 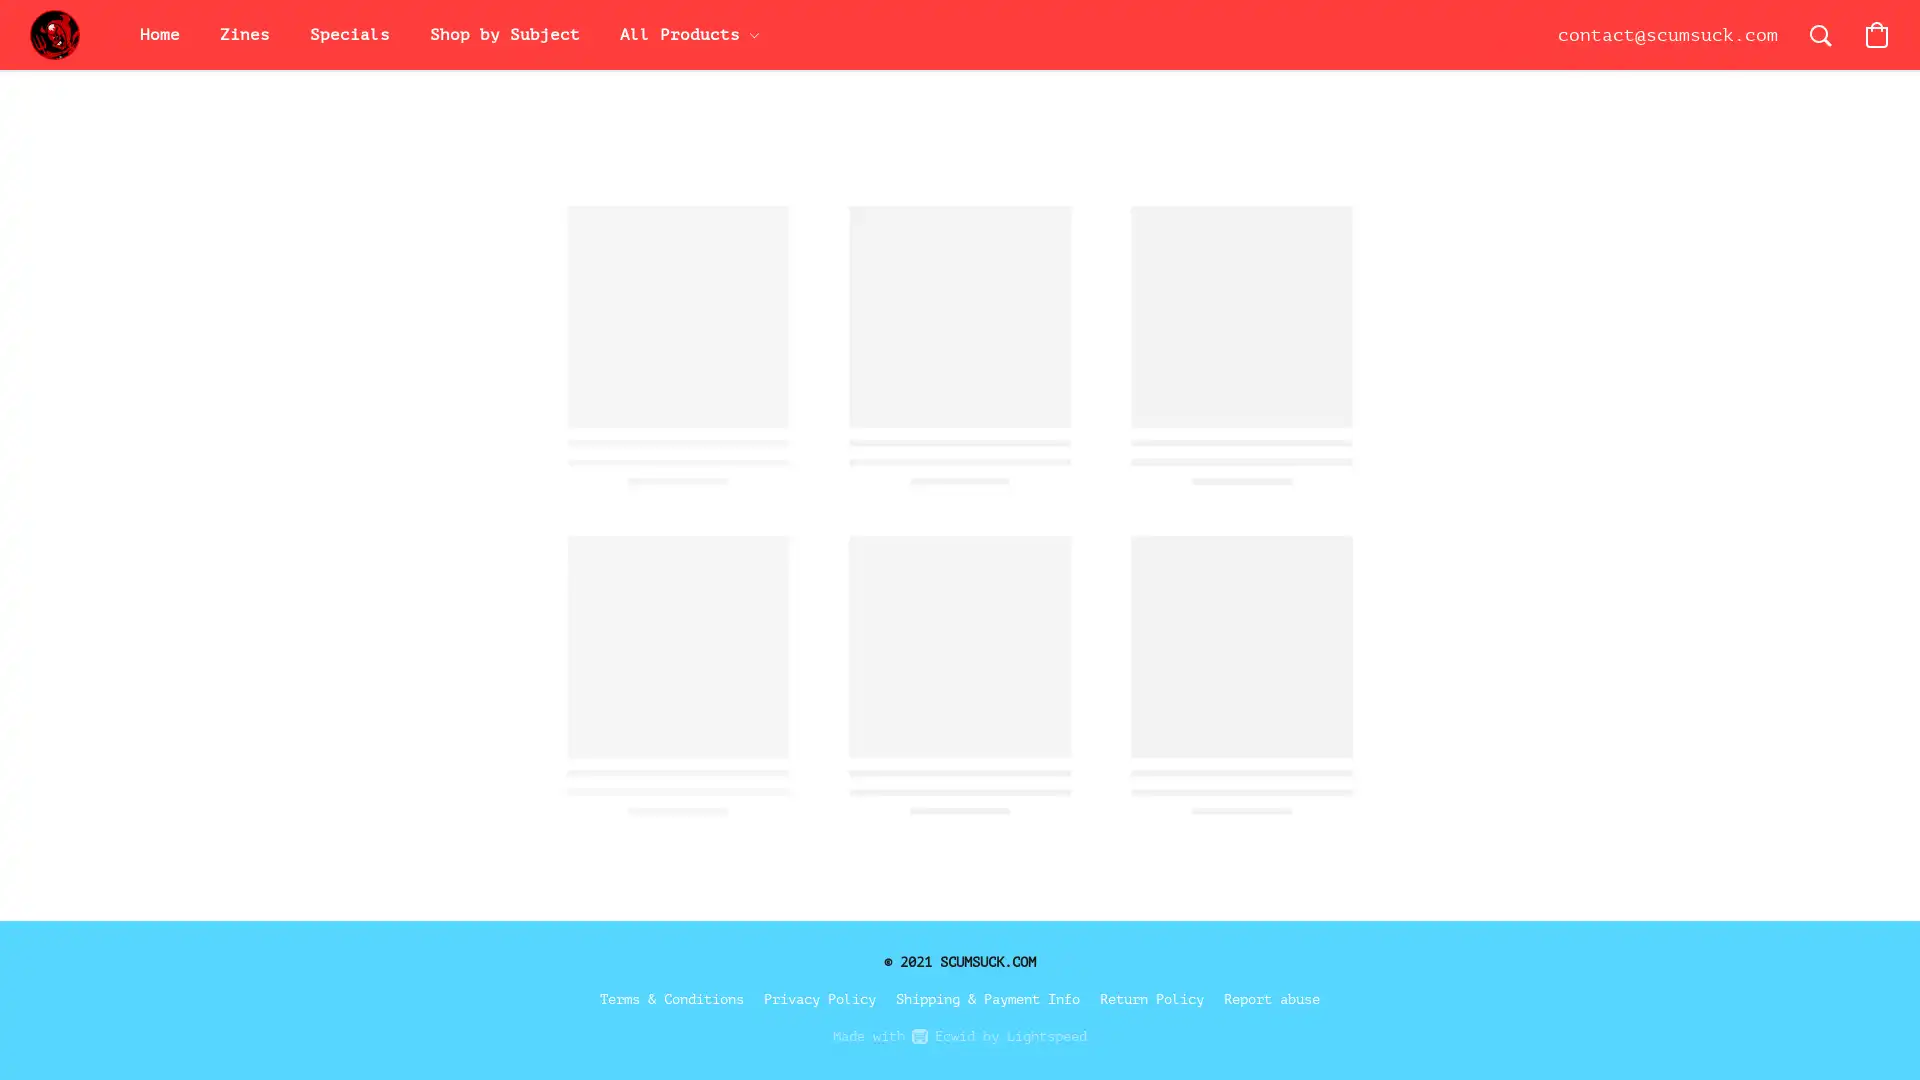 What do you see at coordinates (1637, 712) in the screenshot?
I see `Accept Only Essential Cookies` at bounding box center [1637, 712].